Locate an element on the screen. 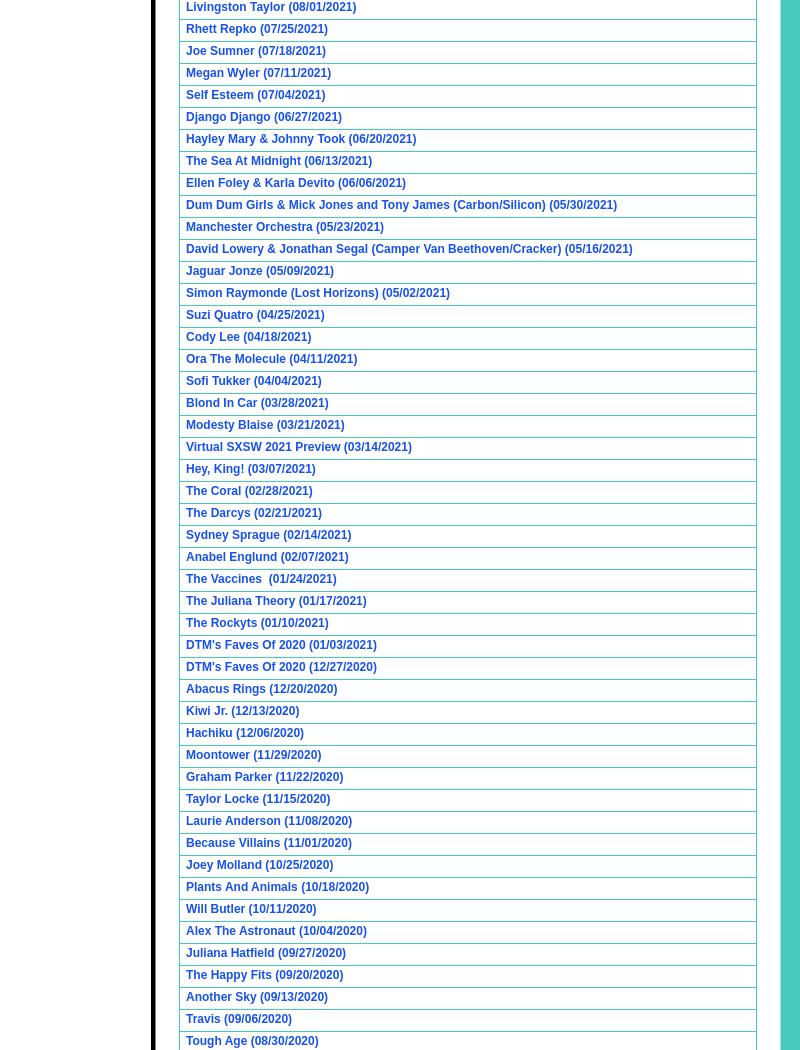  'Will Butler (10/11/2020)' is located at coordinates (250, 908).